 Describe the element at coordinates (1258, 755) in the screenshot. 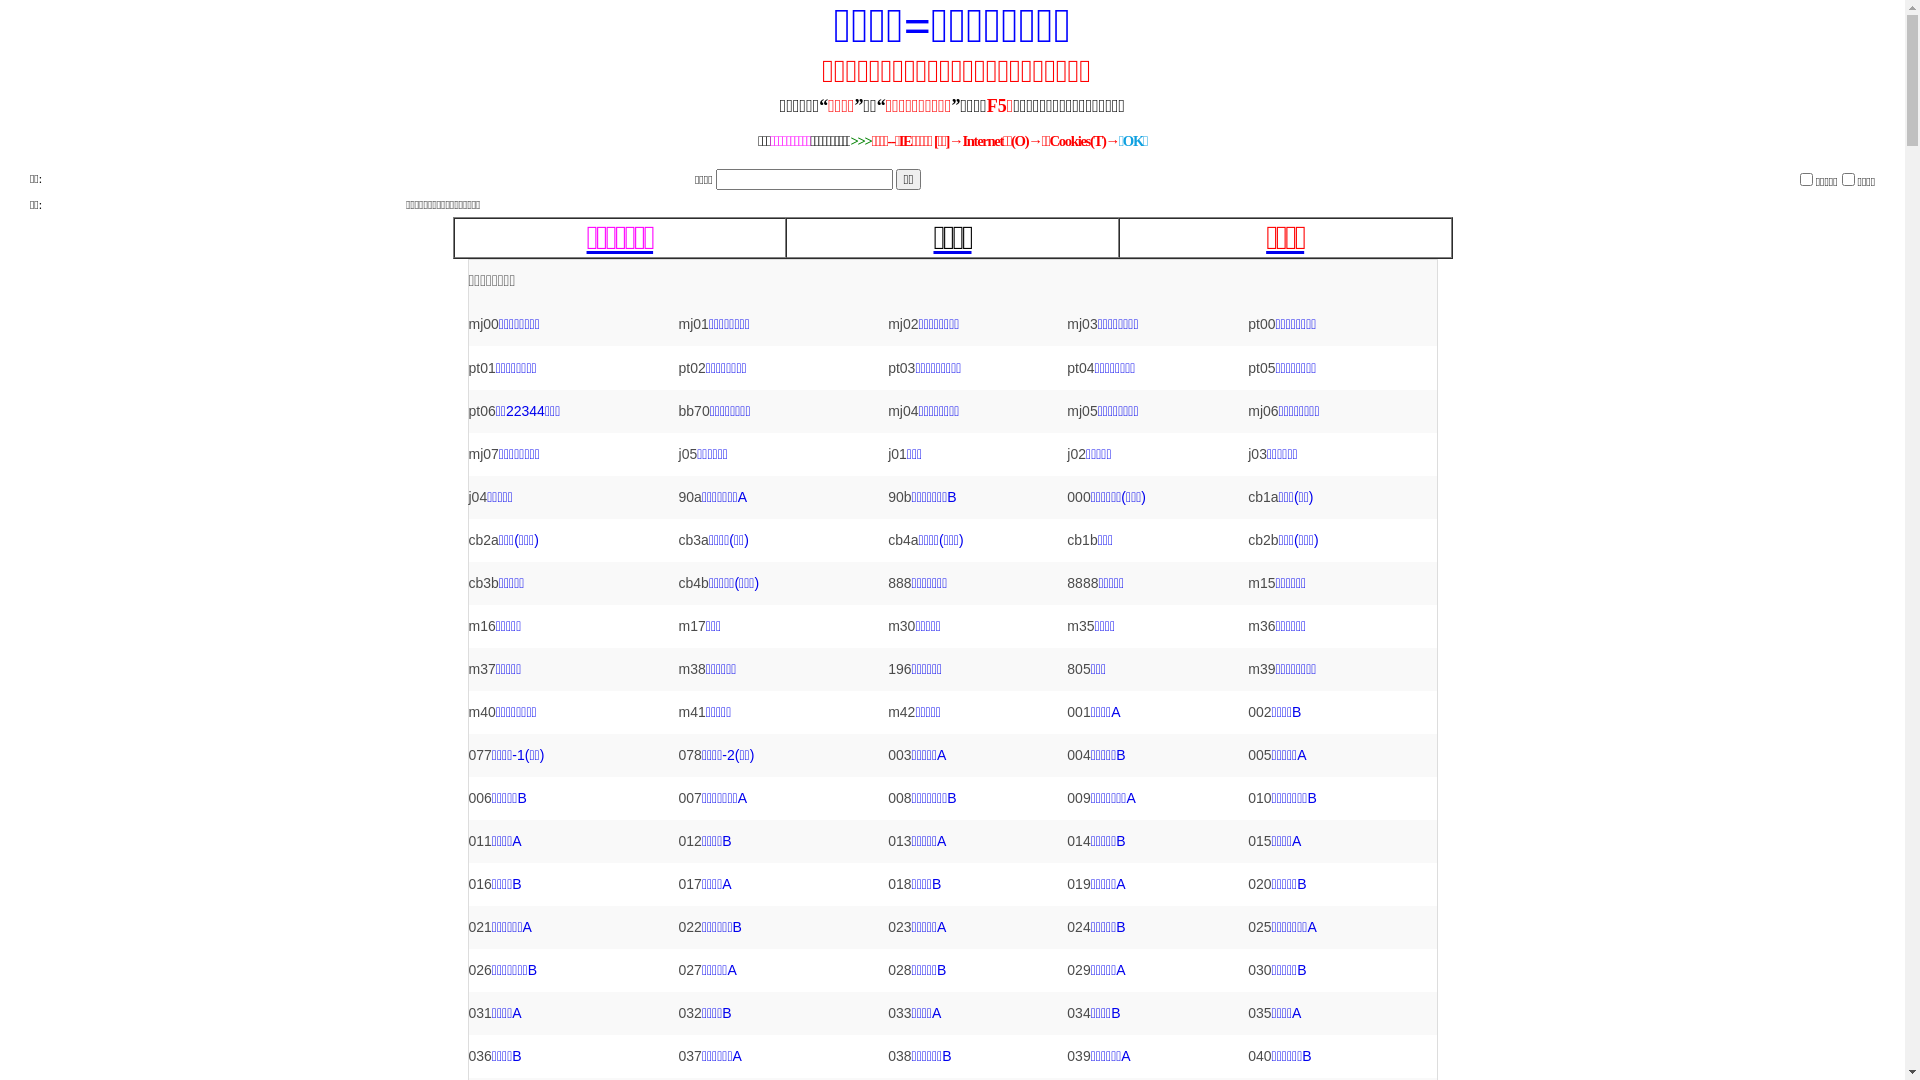

I see `'005'` at that location.